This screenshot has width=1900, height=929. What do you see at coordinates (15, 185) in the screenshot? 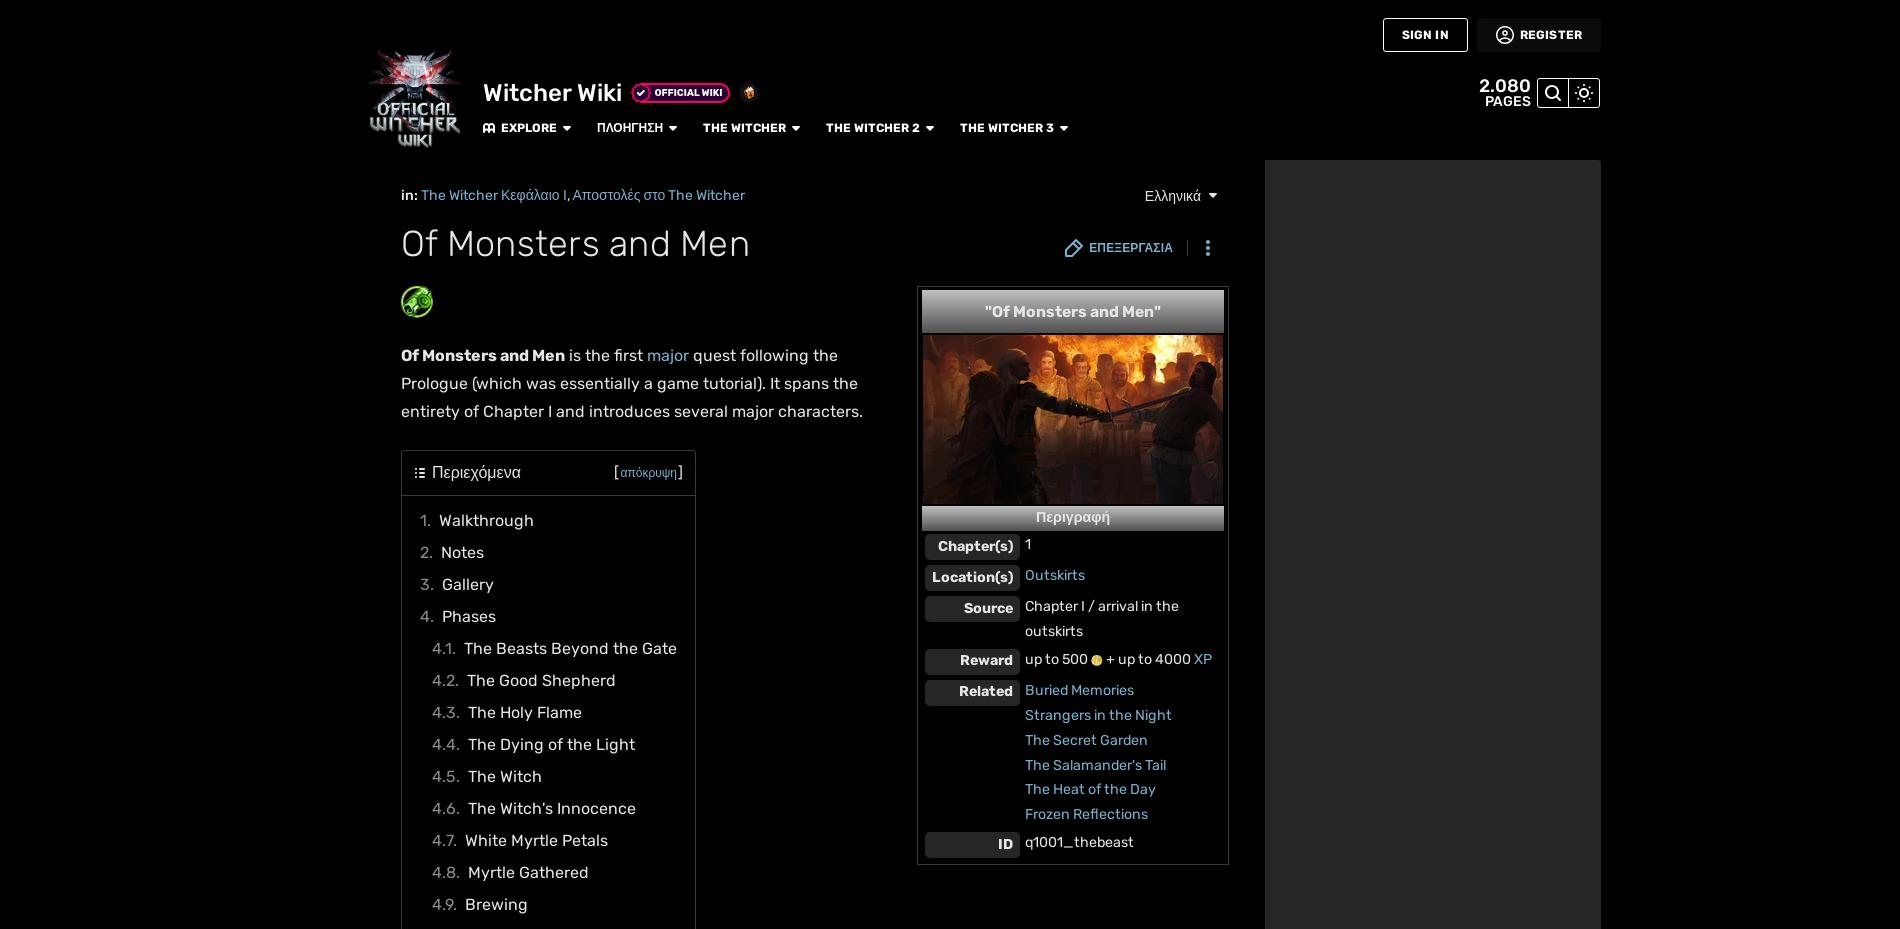
I see `'Games'` at bounding box center [15, 185].